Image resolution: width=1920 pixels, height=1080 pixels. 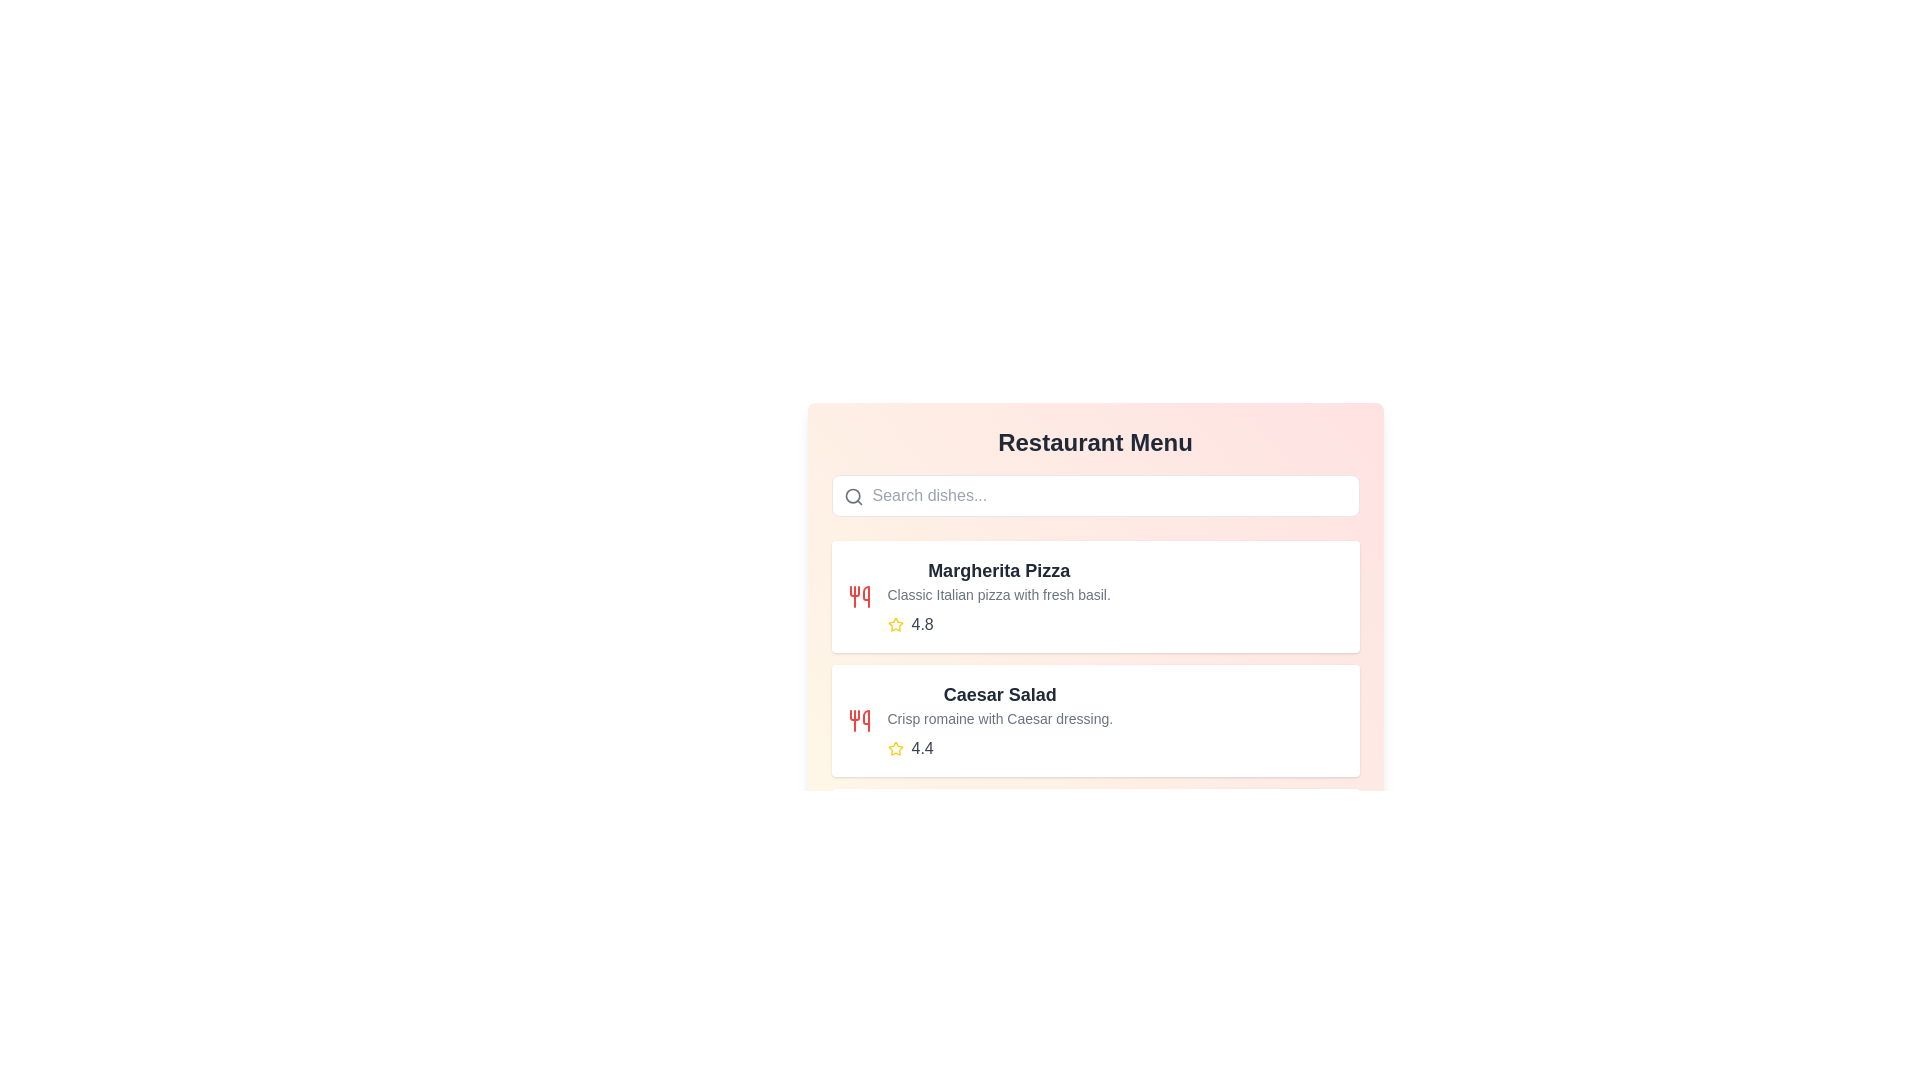 What do you see at coordinates (859, 721) in the screenshot?
I see `the food-related icon for the 'Caesar Salad' menu item, which is aligned to the left of the item's title and description` at bounding box center [859, 721].